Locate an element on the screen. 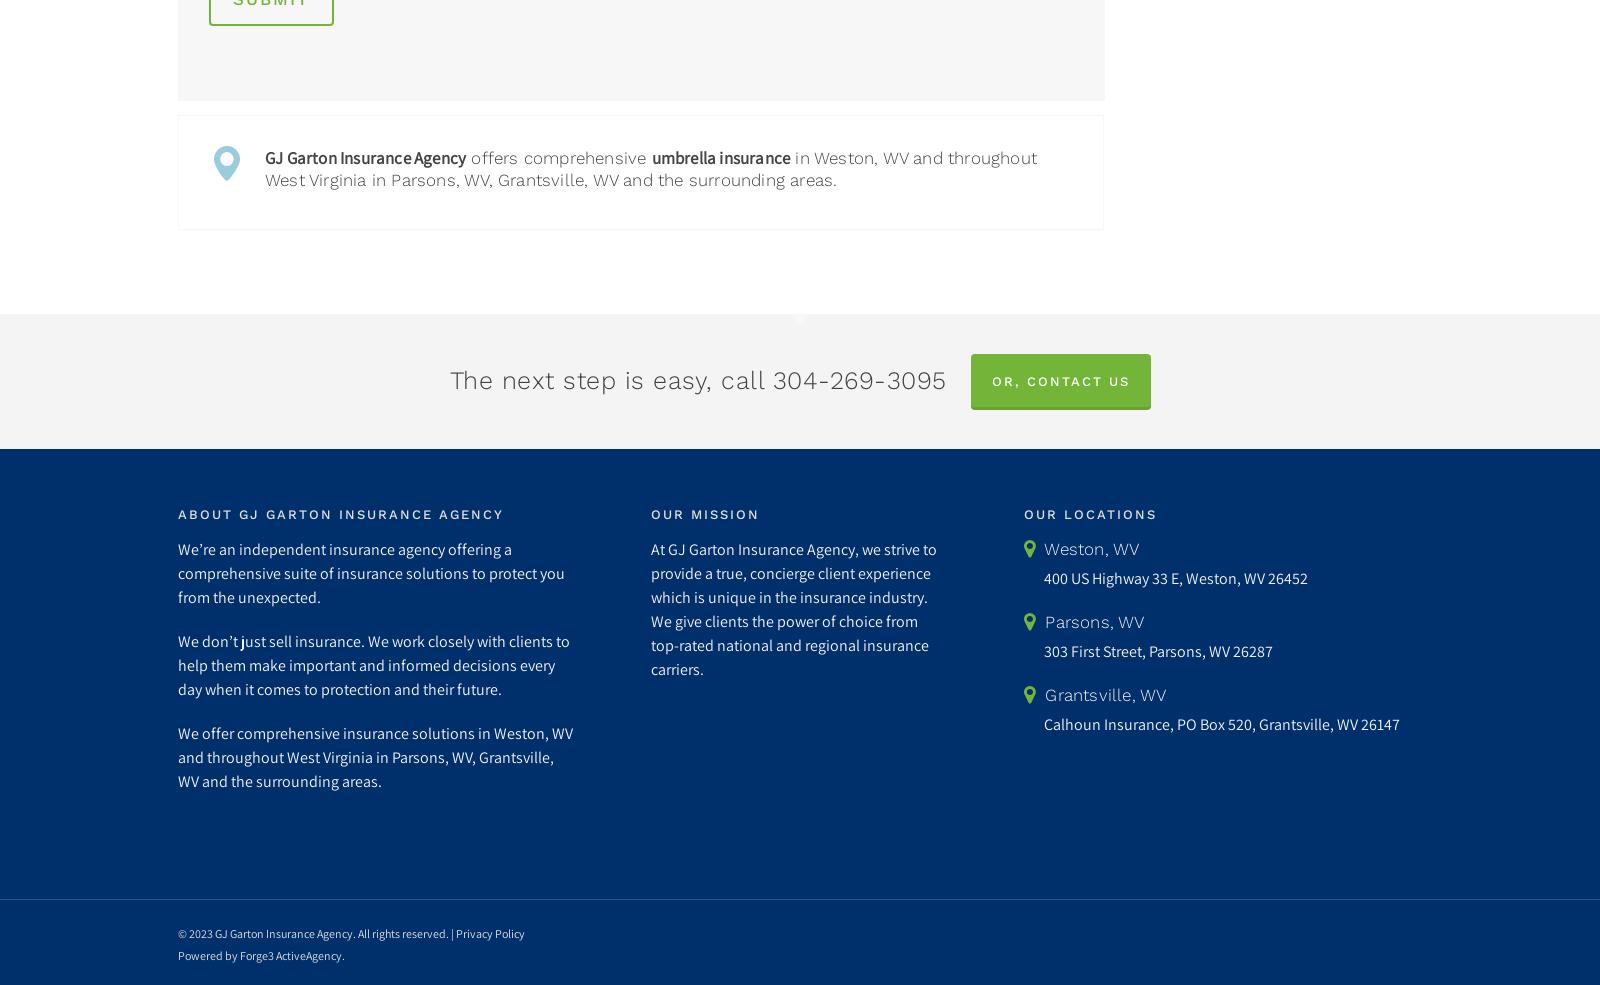 The height and width of the screenshot is (985, 1600). 'We offer comprehensive insurance solutions in Weston, WV and throughout West Virginia in Parsons, WV, Grantsville, WV and the surrounding areas.' is located at coordinates (374, 757).